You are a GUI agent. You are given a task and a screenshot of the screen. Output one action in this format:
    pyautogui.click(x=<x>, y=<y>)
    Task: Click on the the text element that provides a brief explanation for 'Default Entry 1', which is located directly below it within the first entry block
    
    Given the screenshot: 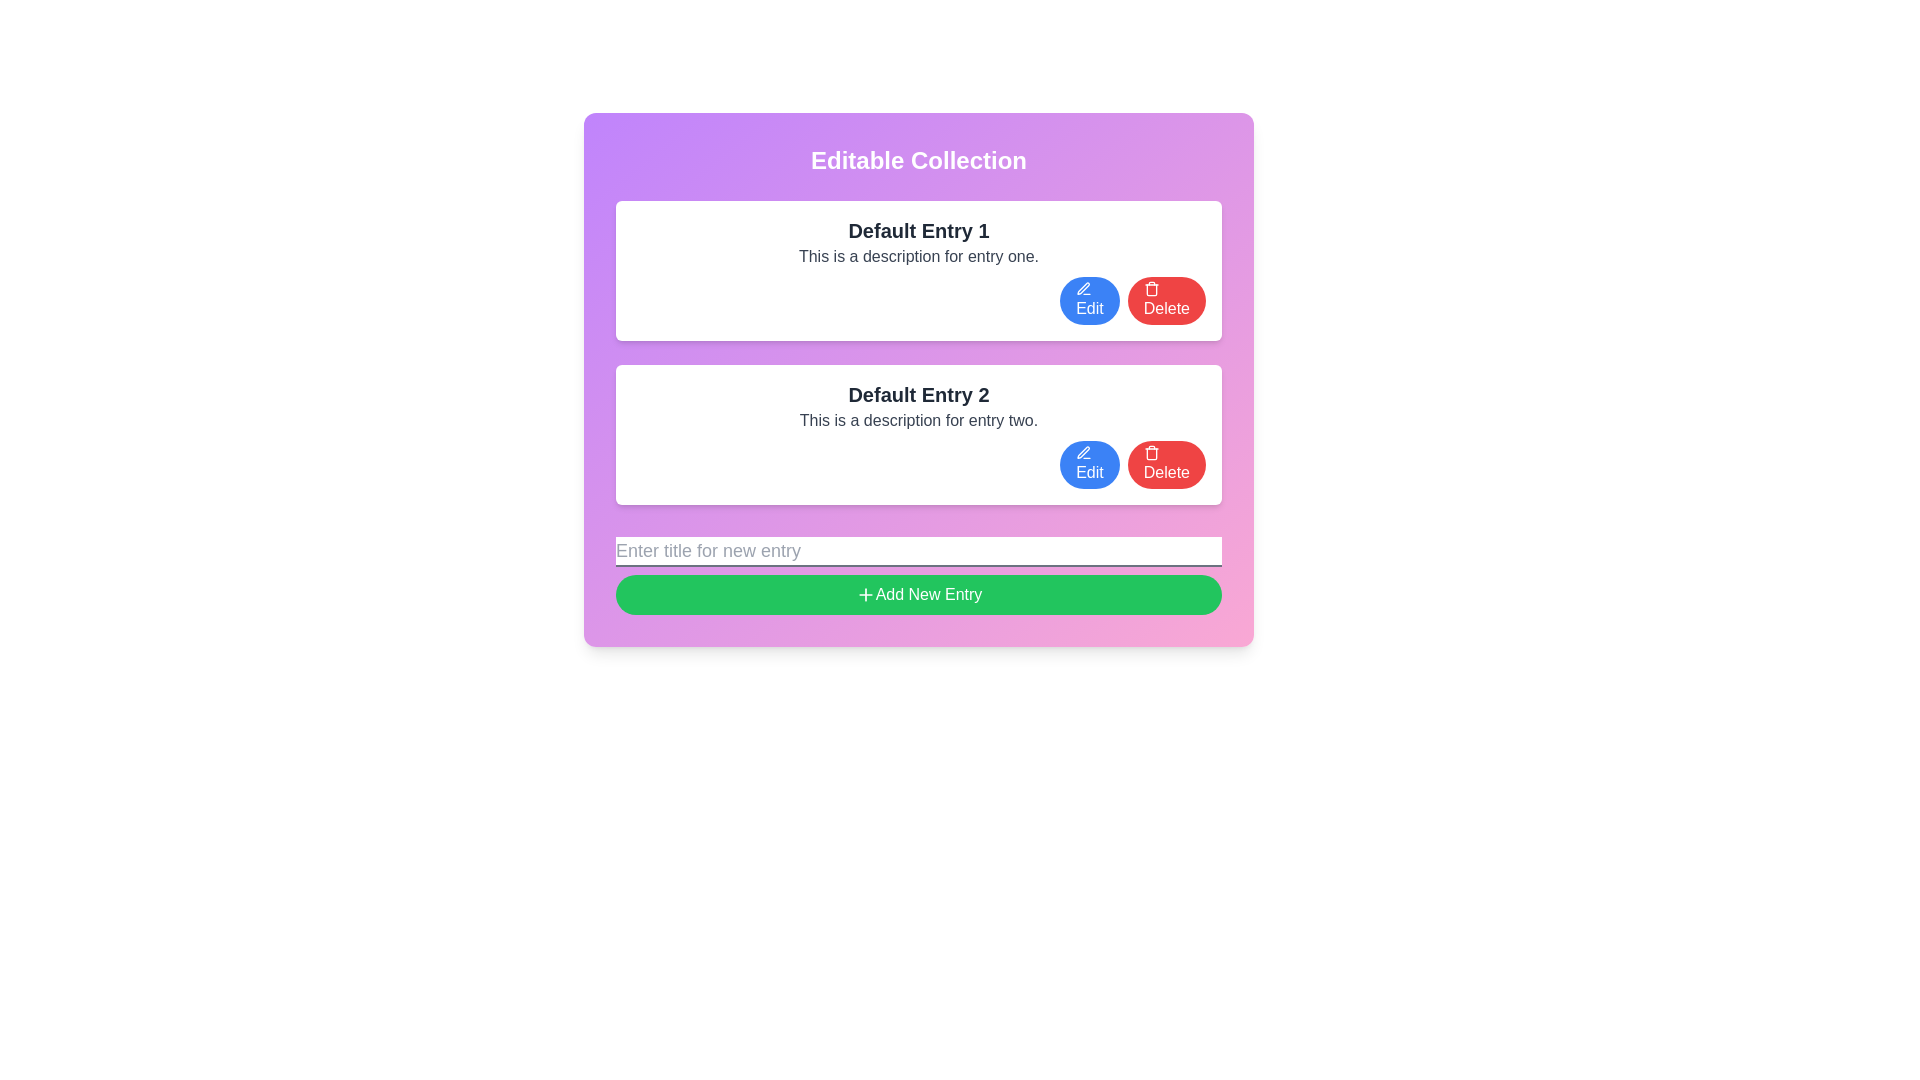 What is the action you would take?
    pyautogui.click(x=917, y=256)
    